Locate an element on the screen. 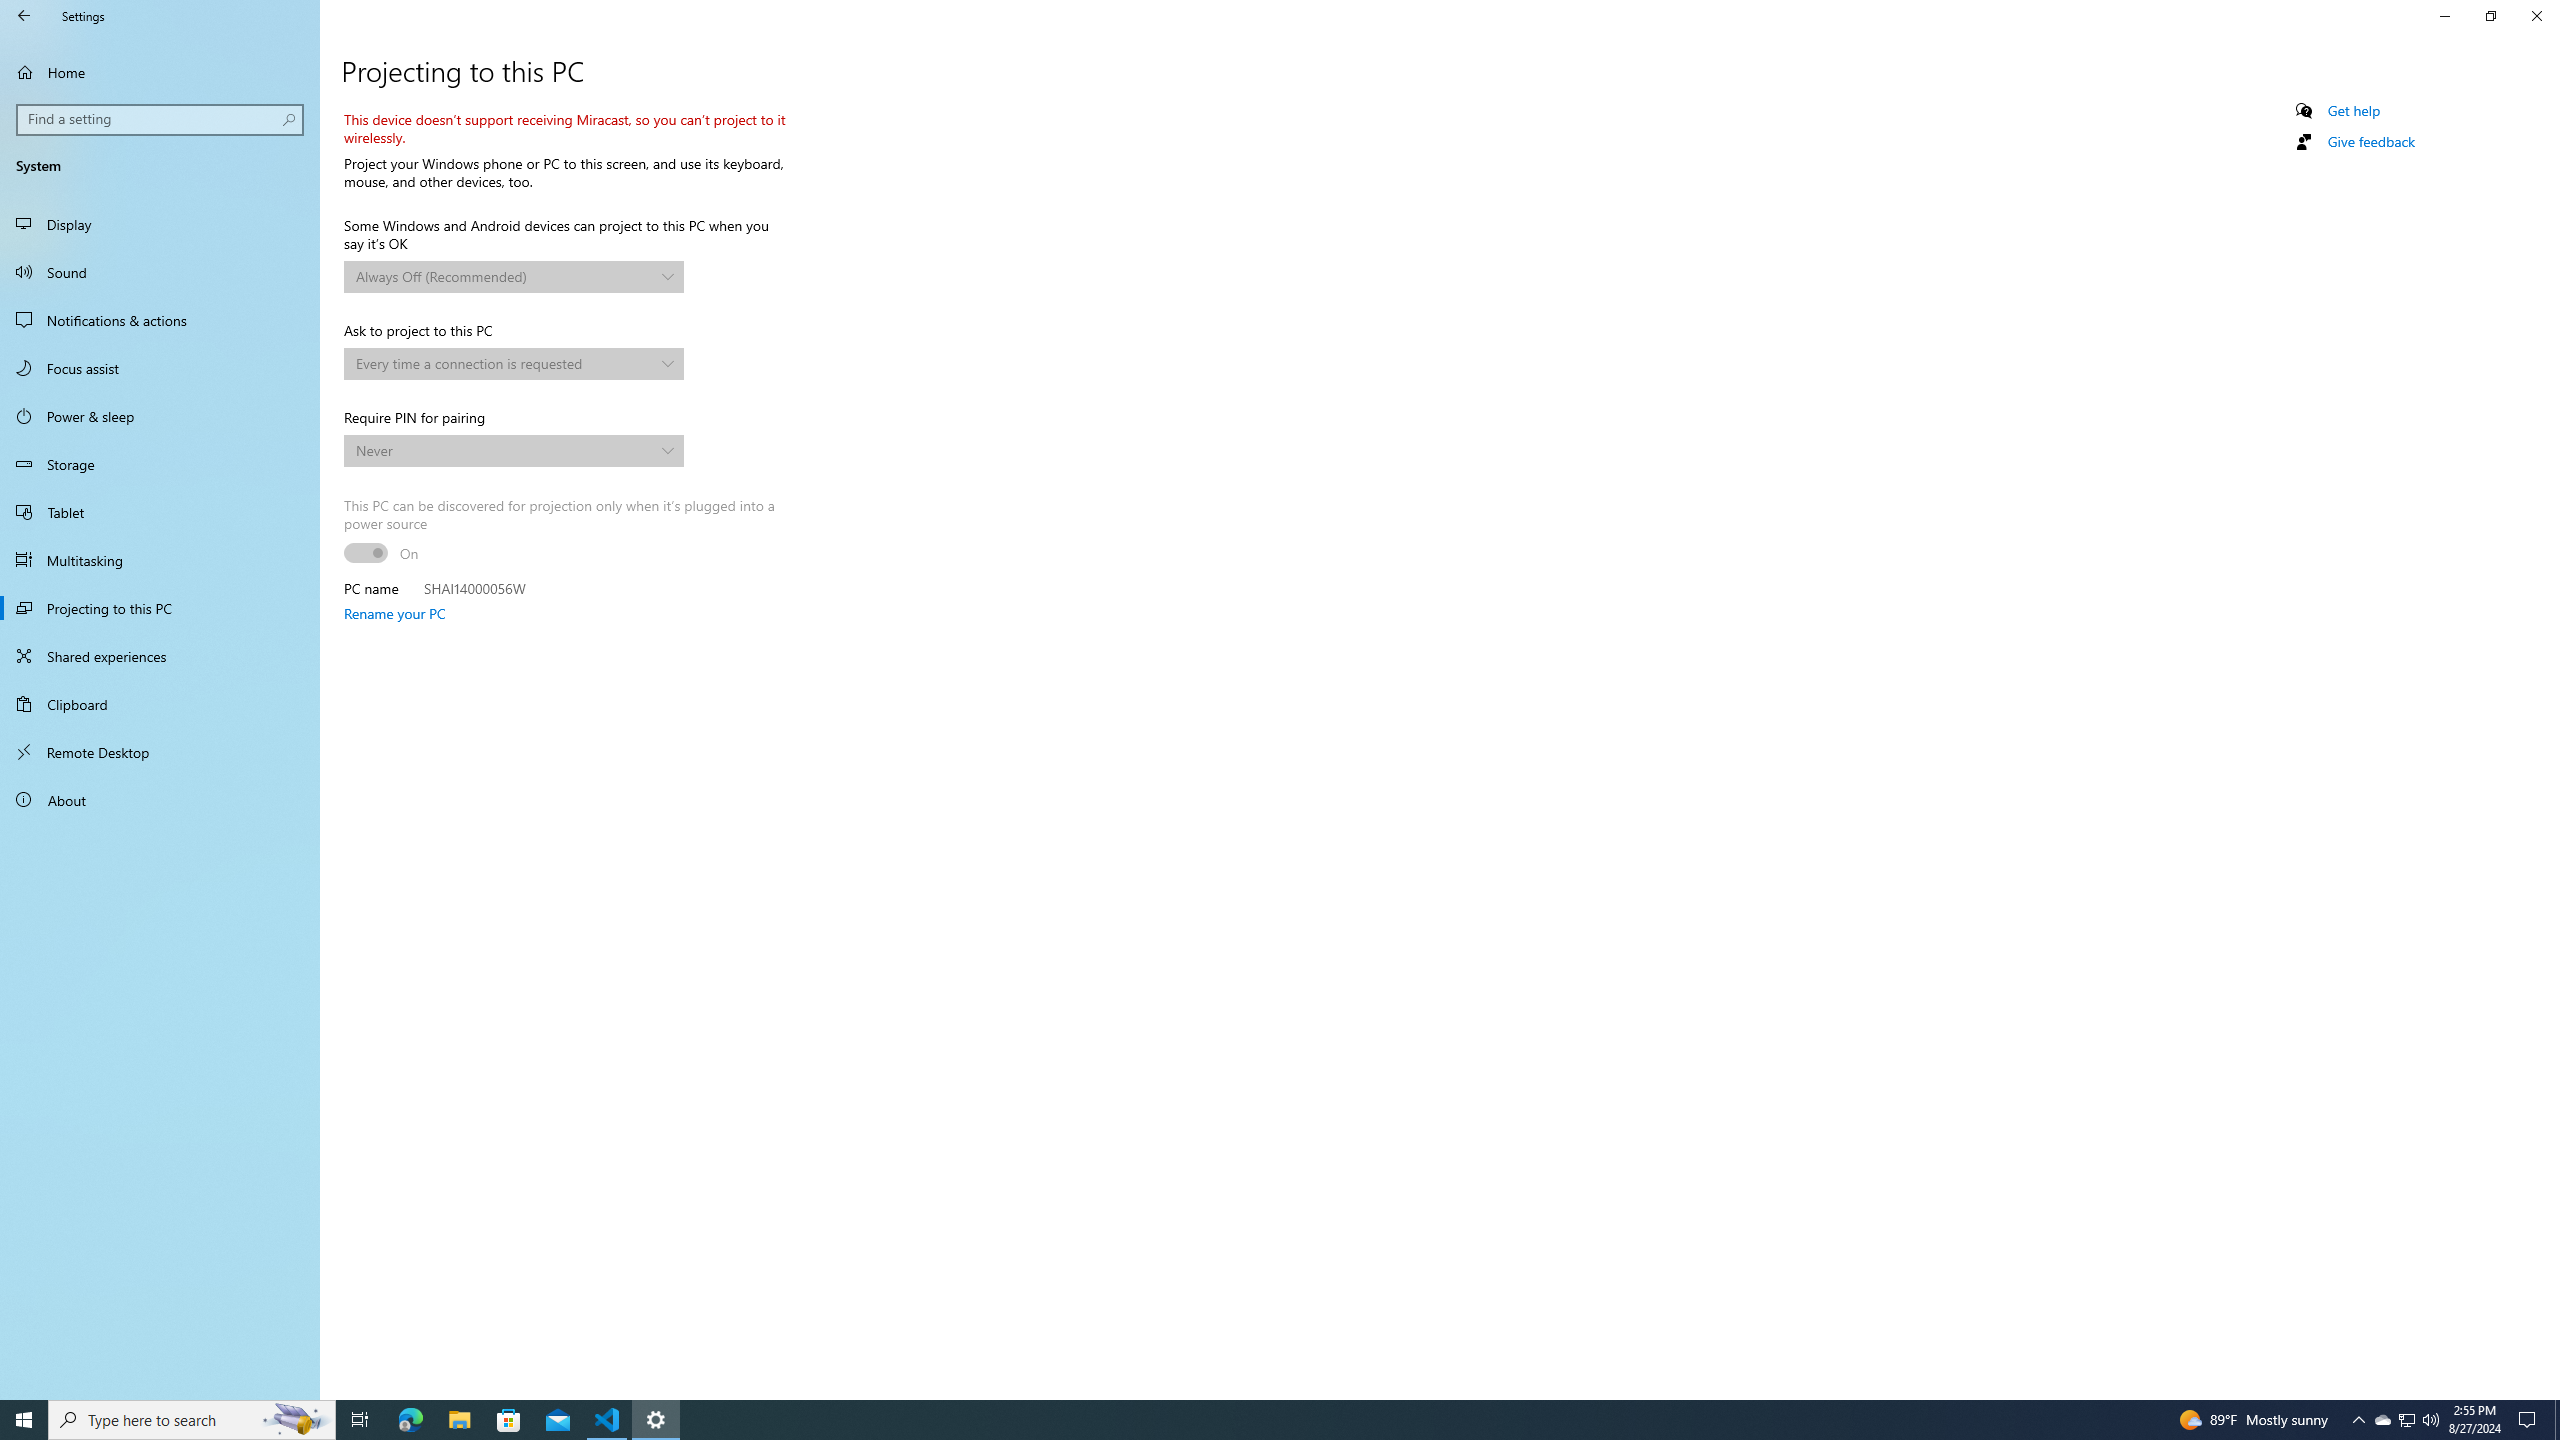 Image resolution: width=2560 pixels, height=1440 pixels. 'Minimize Settings' is located at coordinates (2443, 15).